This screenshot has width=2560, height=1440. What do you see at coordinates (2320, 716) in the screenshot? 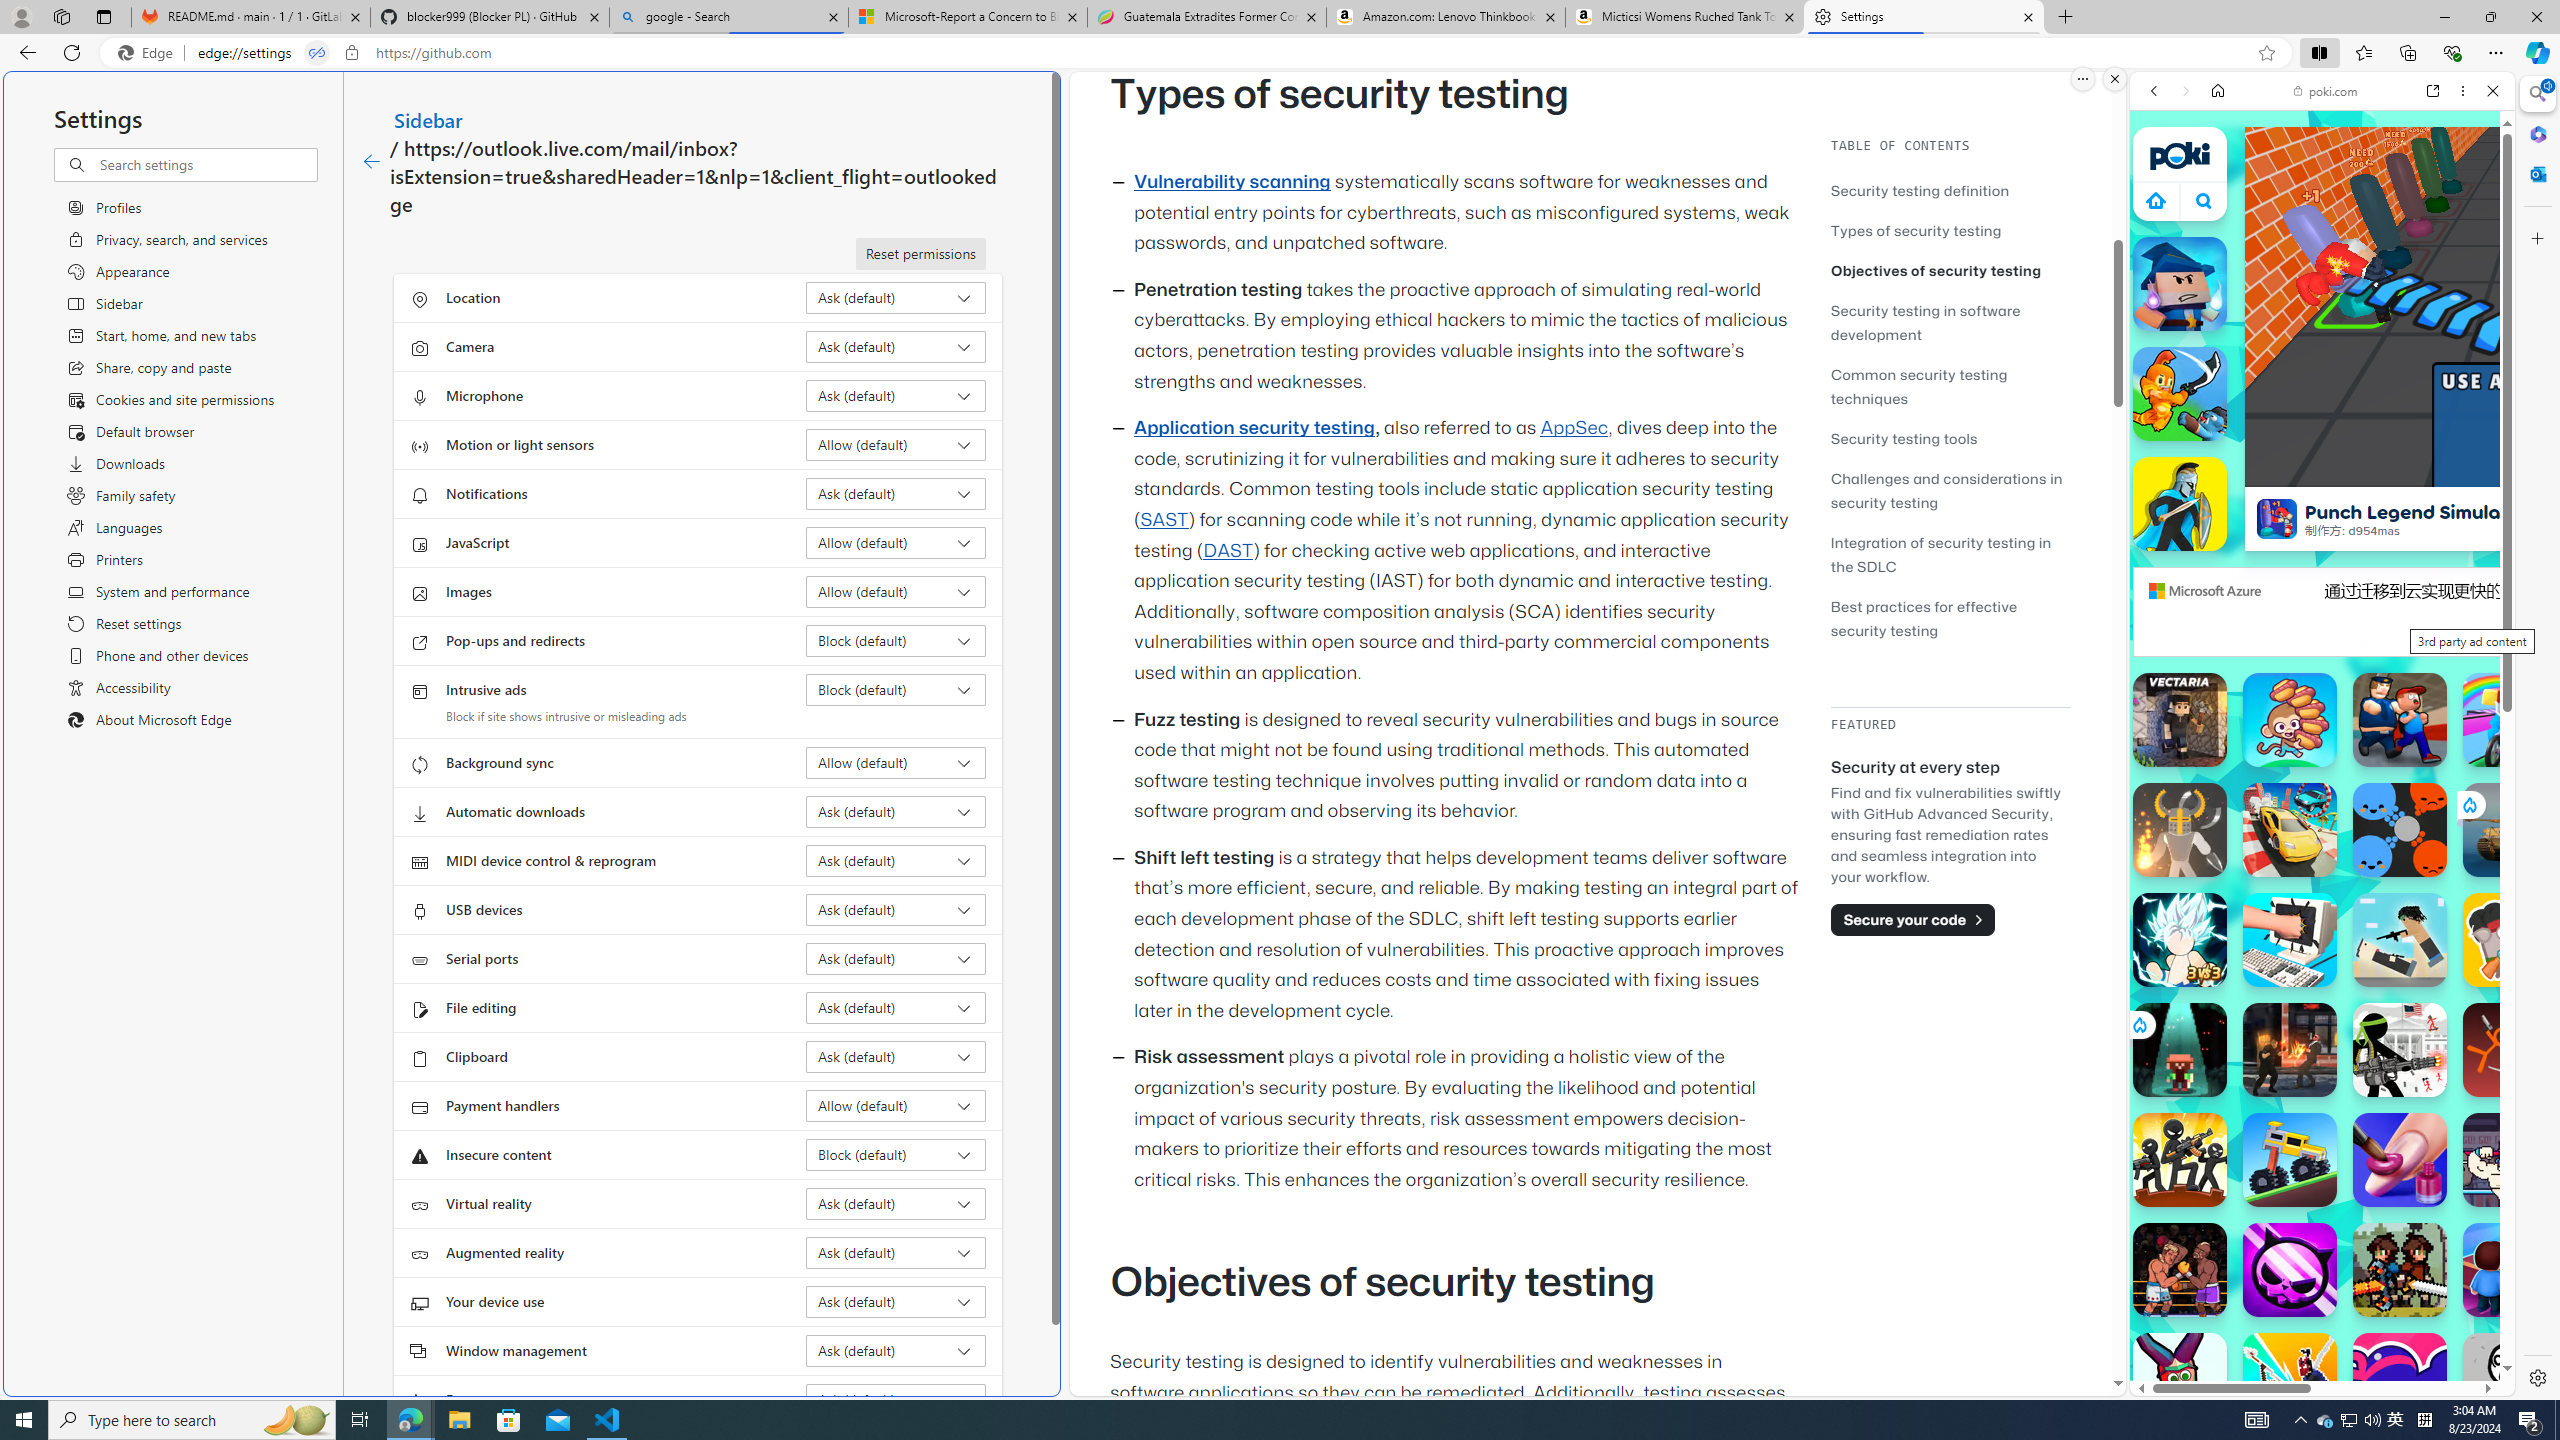
I see `'Games for Girls'` at bounding box center [2320, 716].